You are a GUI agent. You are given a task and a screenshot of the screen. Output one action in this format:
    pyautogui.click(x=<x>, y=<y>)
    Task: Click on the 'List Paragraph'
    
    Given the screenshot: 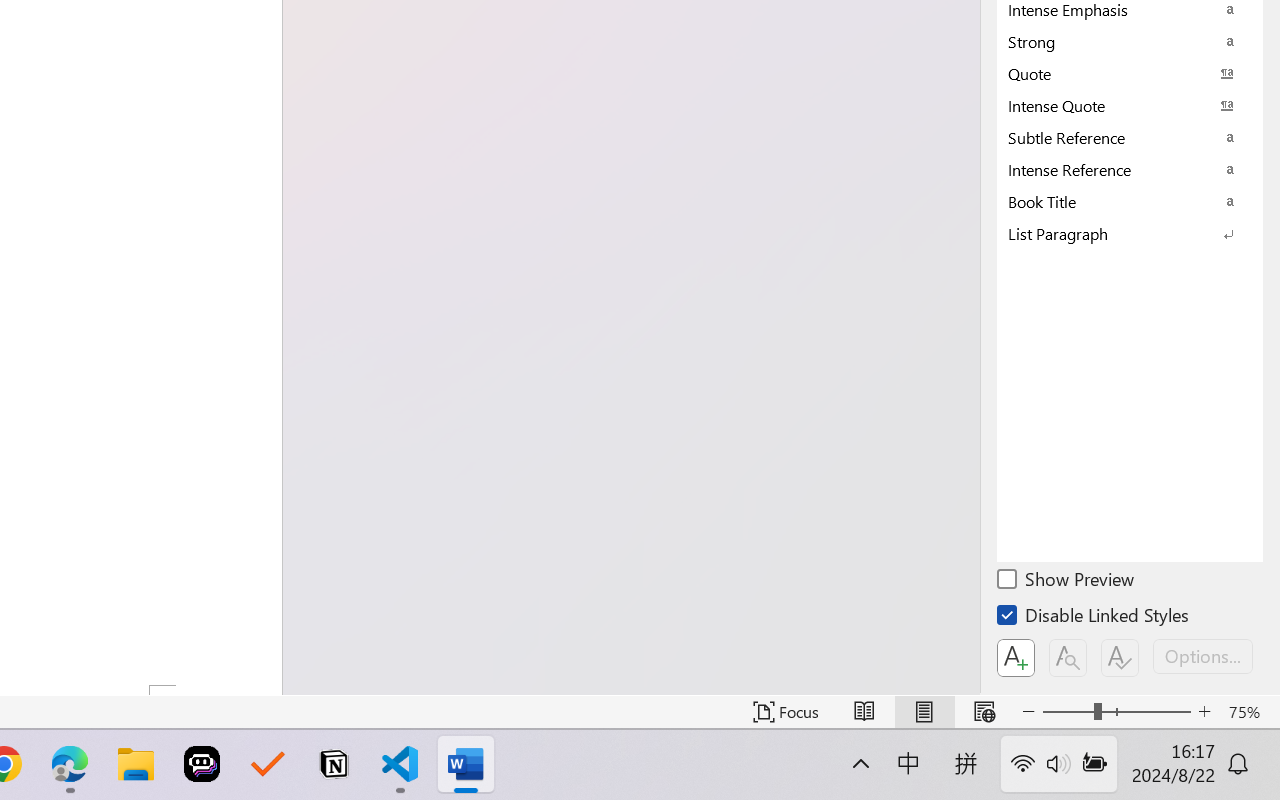 What is the action you would take?
    pyautogui.click(x=1130, y=233)
    